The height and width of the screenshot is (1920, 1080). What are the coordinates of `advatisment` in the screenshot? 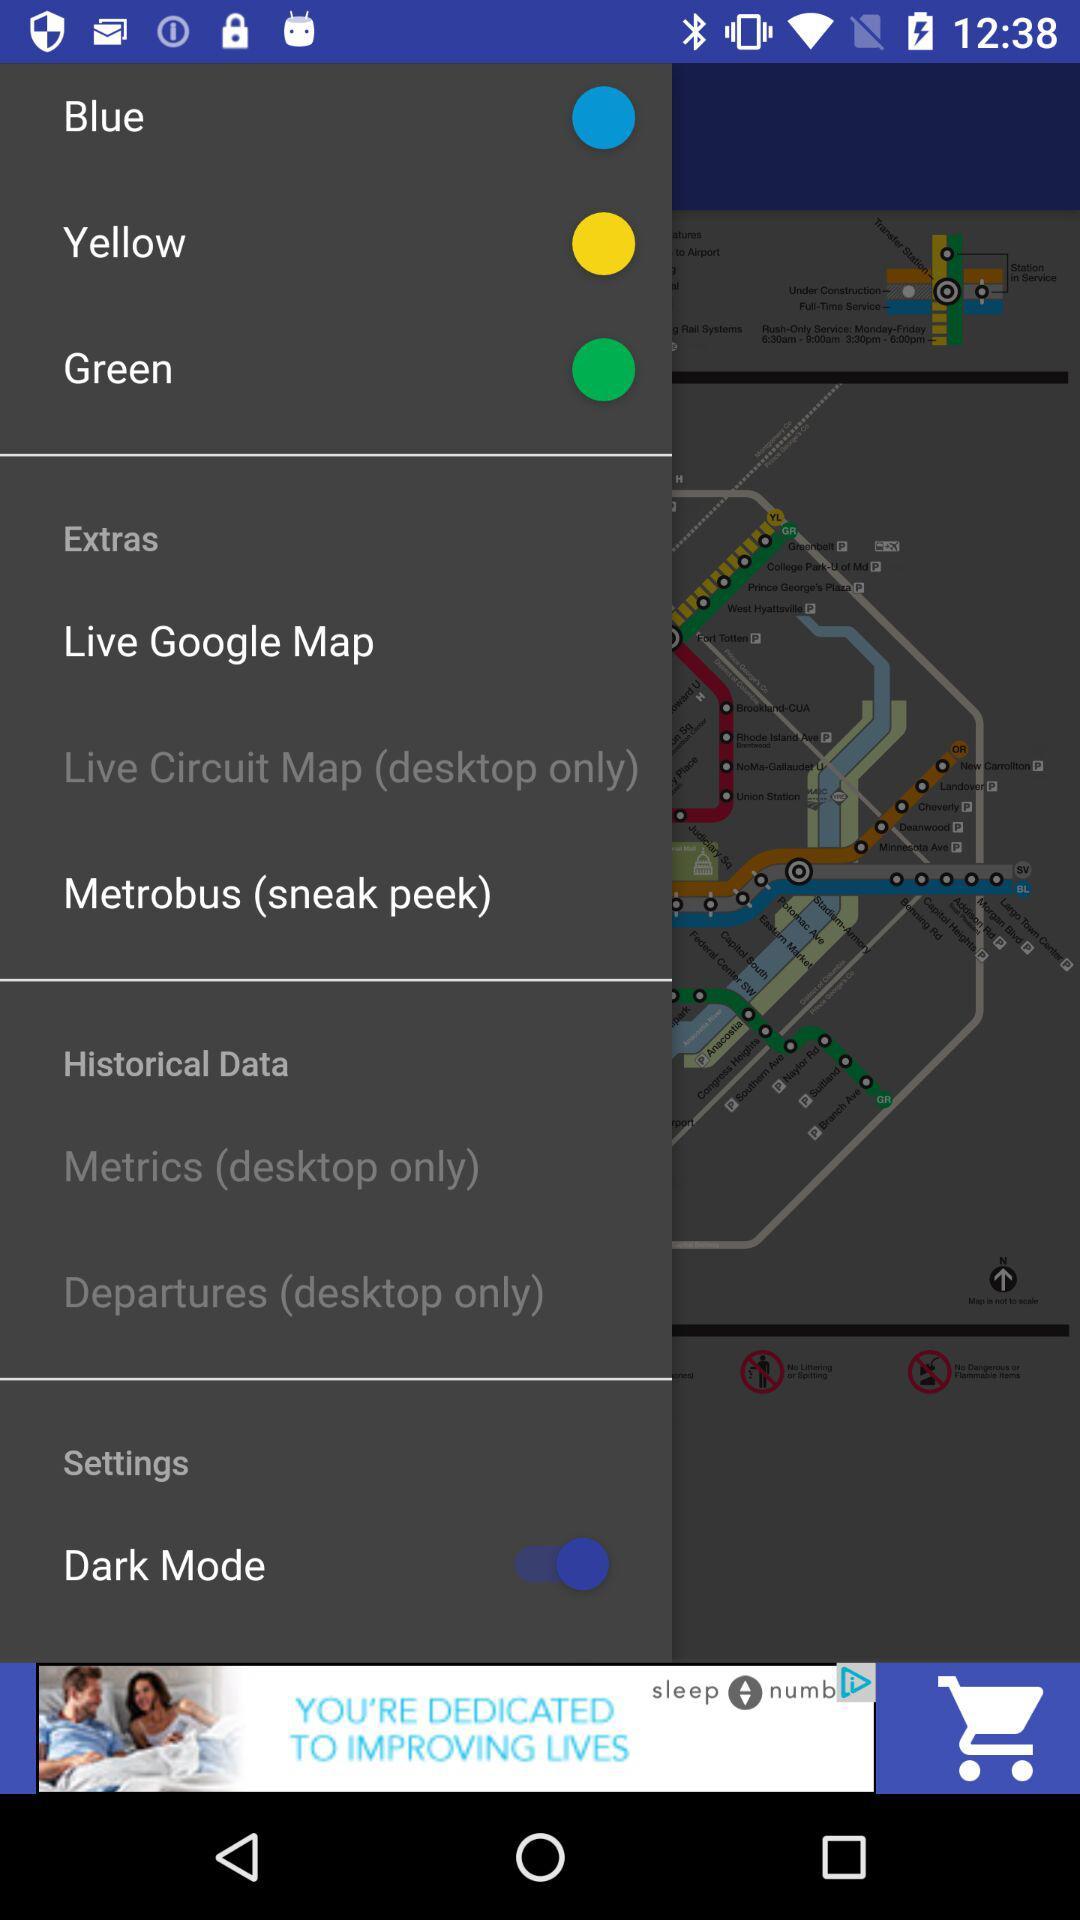 It's located at (455, 1727).